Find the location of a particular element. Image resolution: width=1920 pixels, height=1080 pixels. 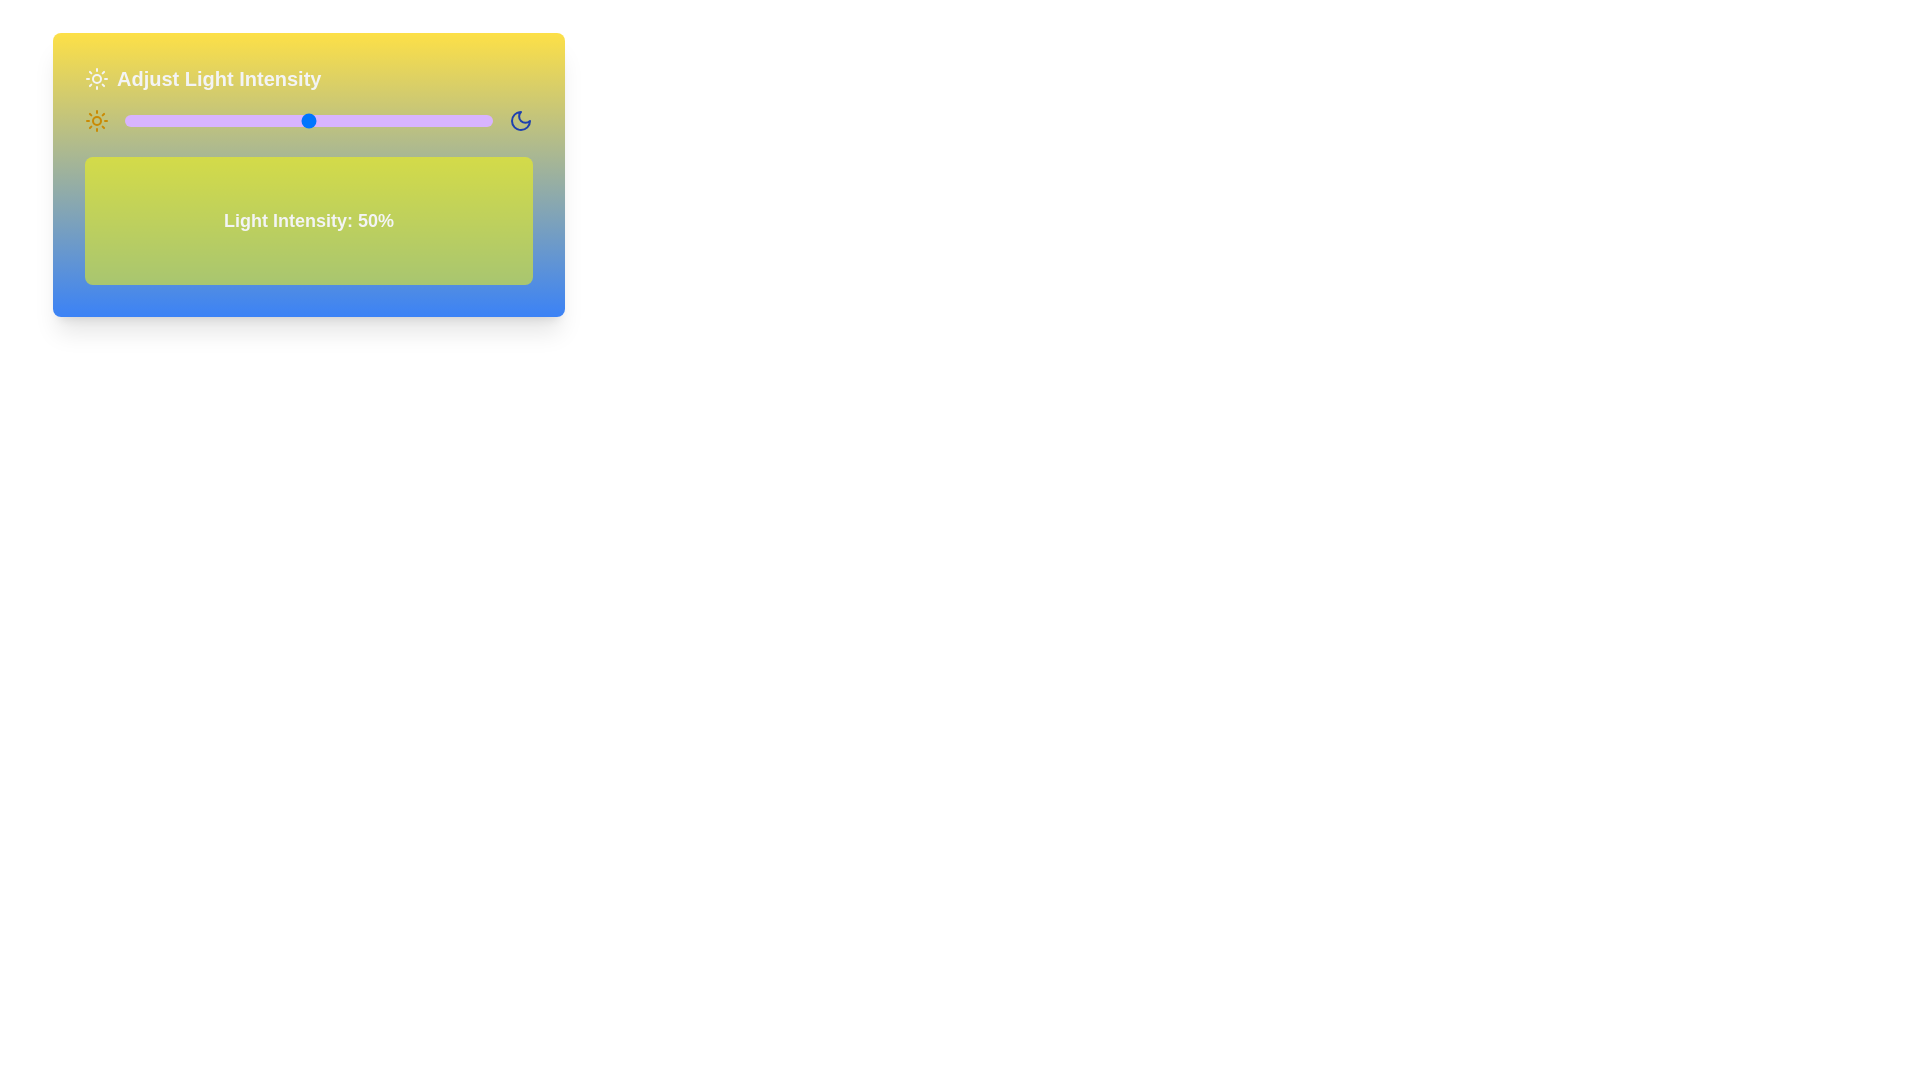

the light intensity to 52% by interacting with the slider is located at coordinates (315, 120).